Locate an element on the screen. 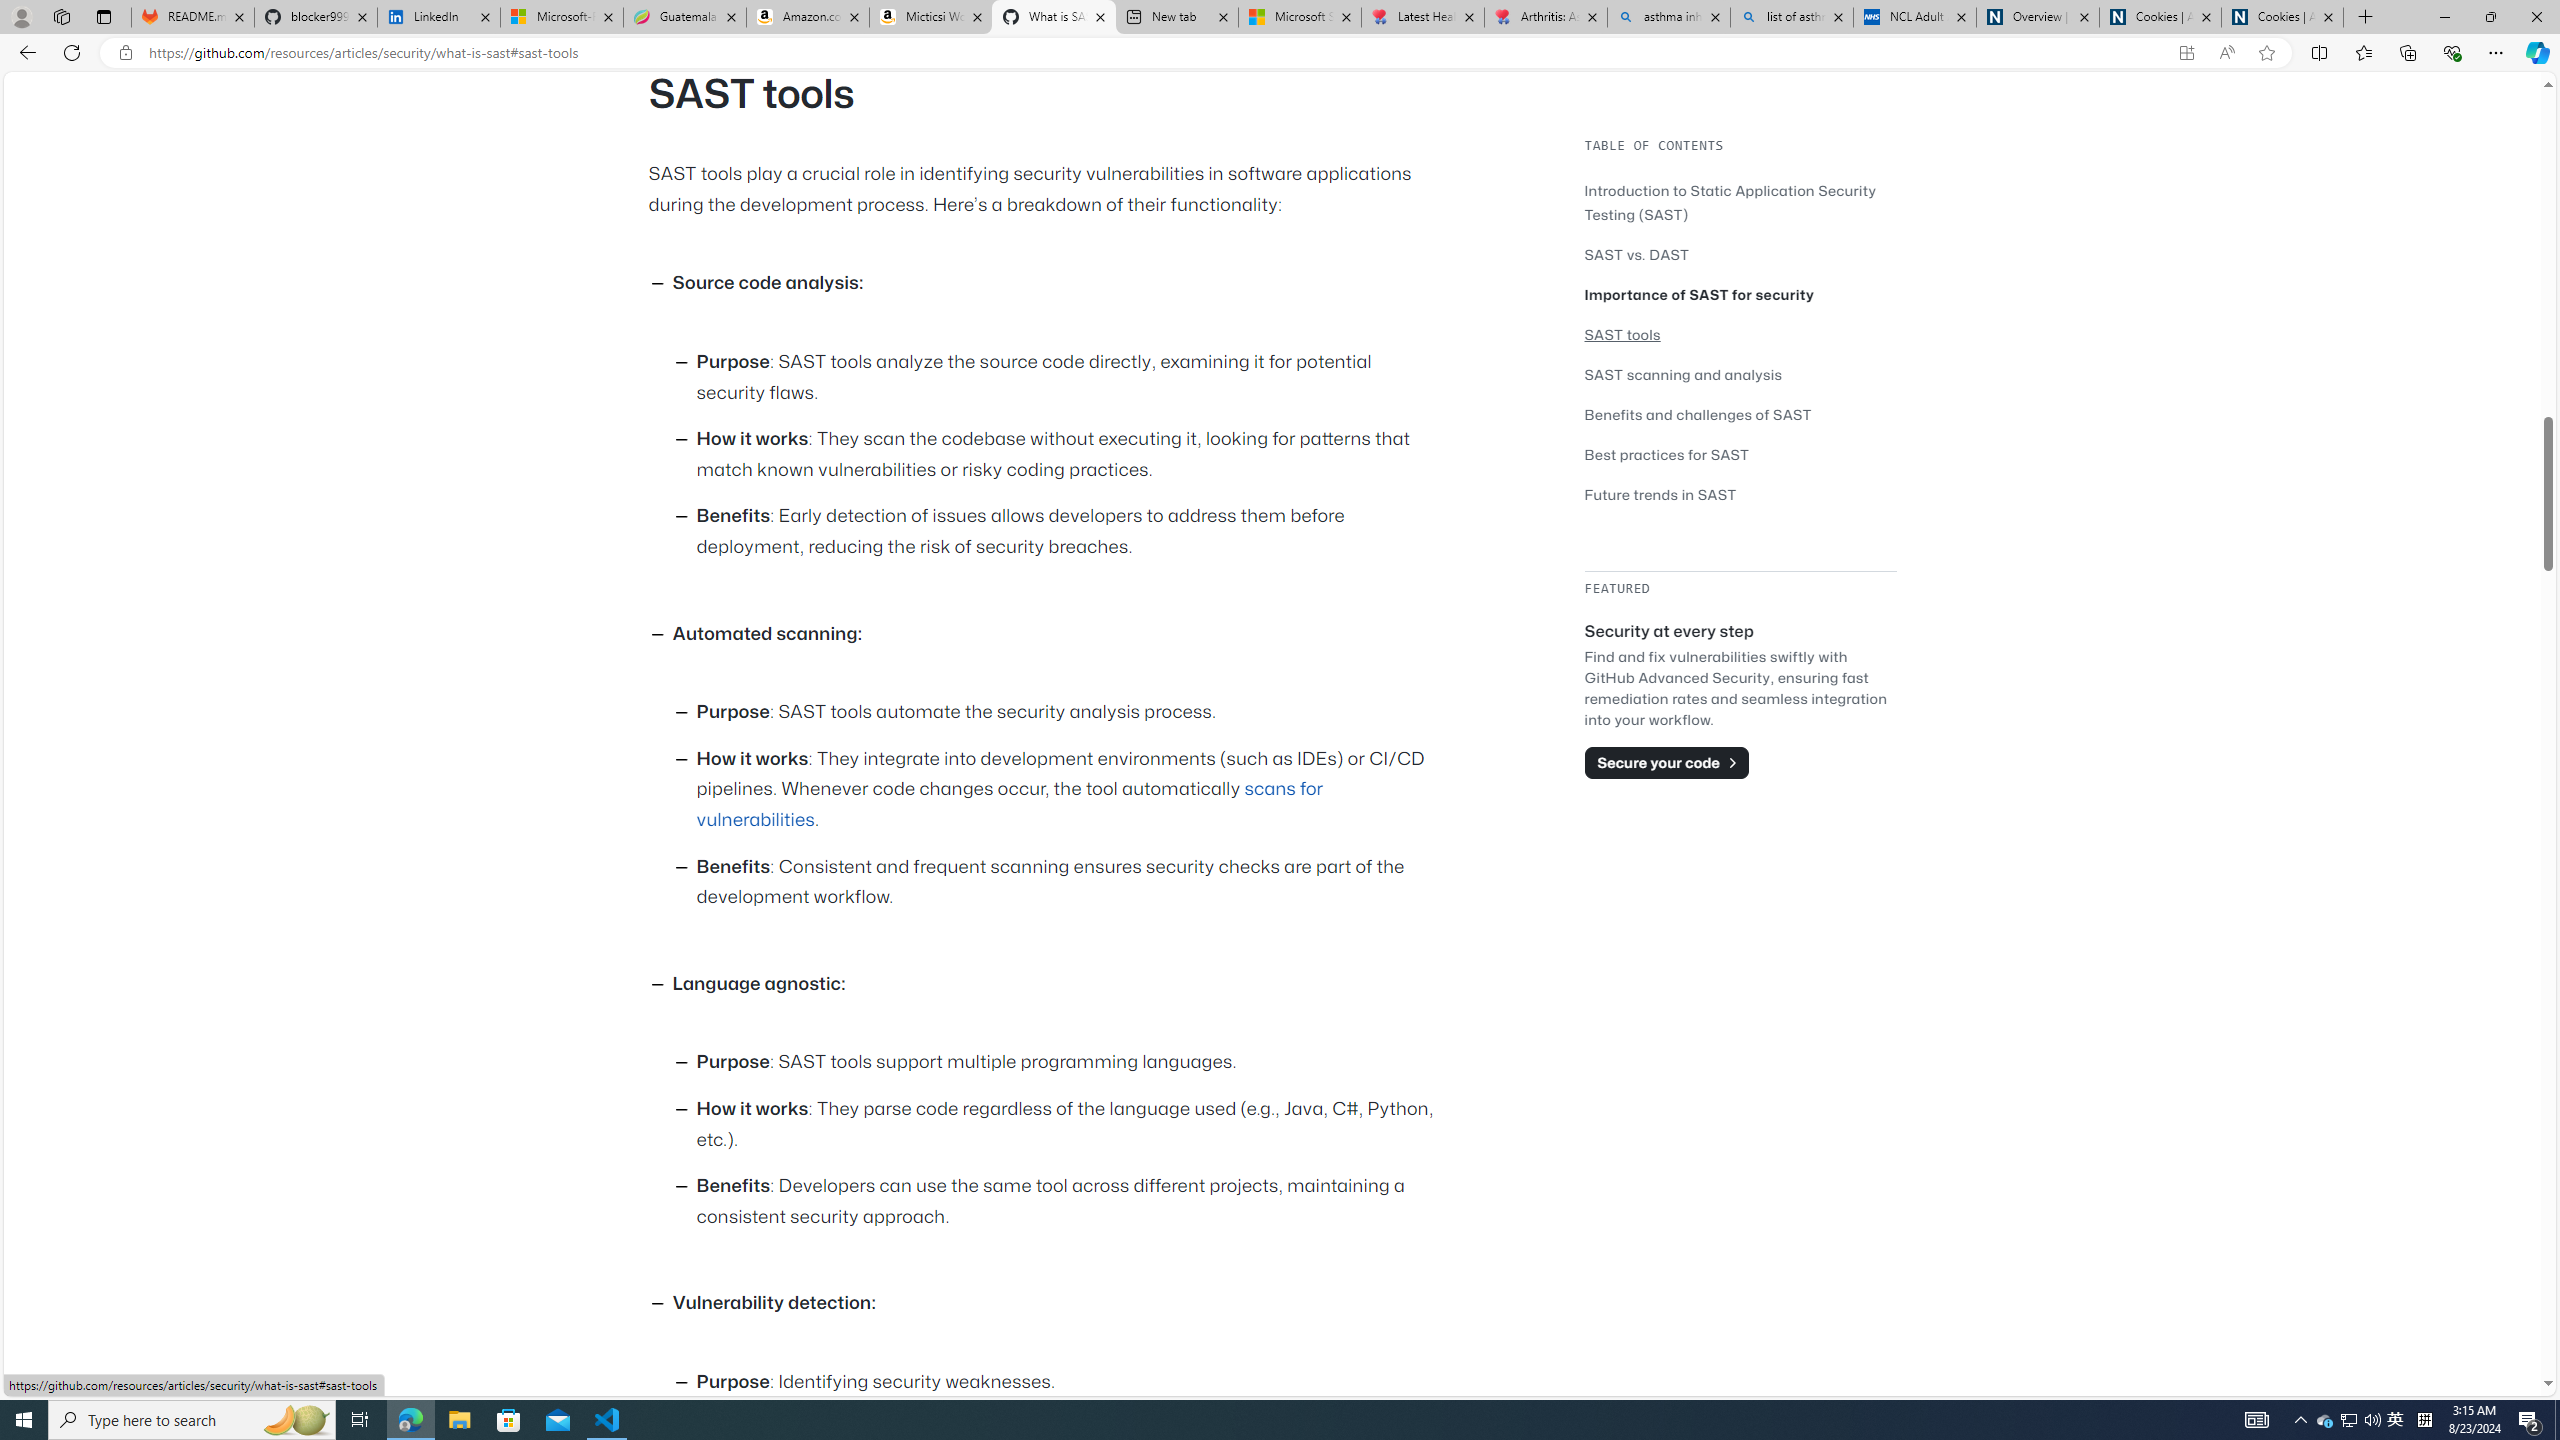 The height and width of the screenshot is (1440, 2560). 'Best practices for SAST' is located at coordinates (1667, 455).